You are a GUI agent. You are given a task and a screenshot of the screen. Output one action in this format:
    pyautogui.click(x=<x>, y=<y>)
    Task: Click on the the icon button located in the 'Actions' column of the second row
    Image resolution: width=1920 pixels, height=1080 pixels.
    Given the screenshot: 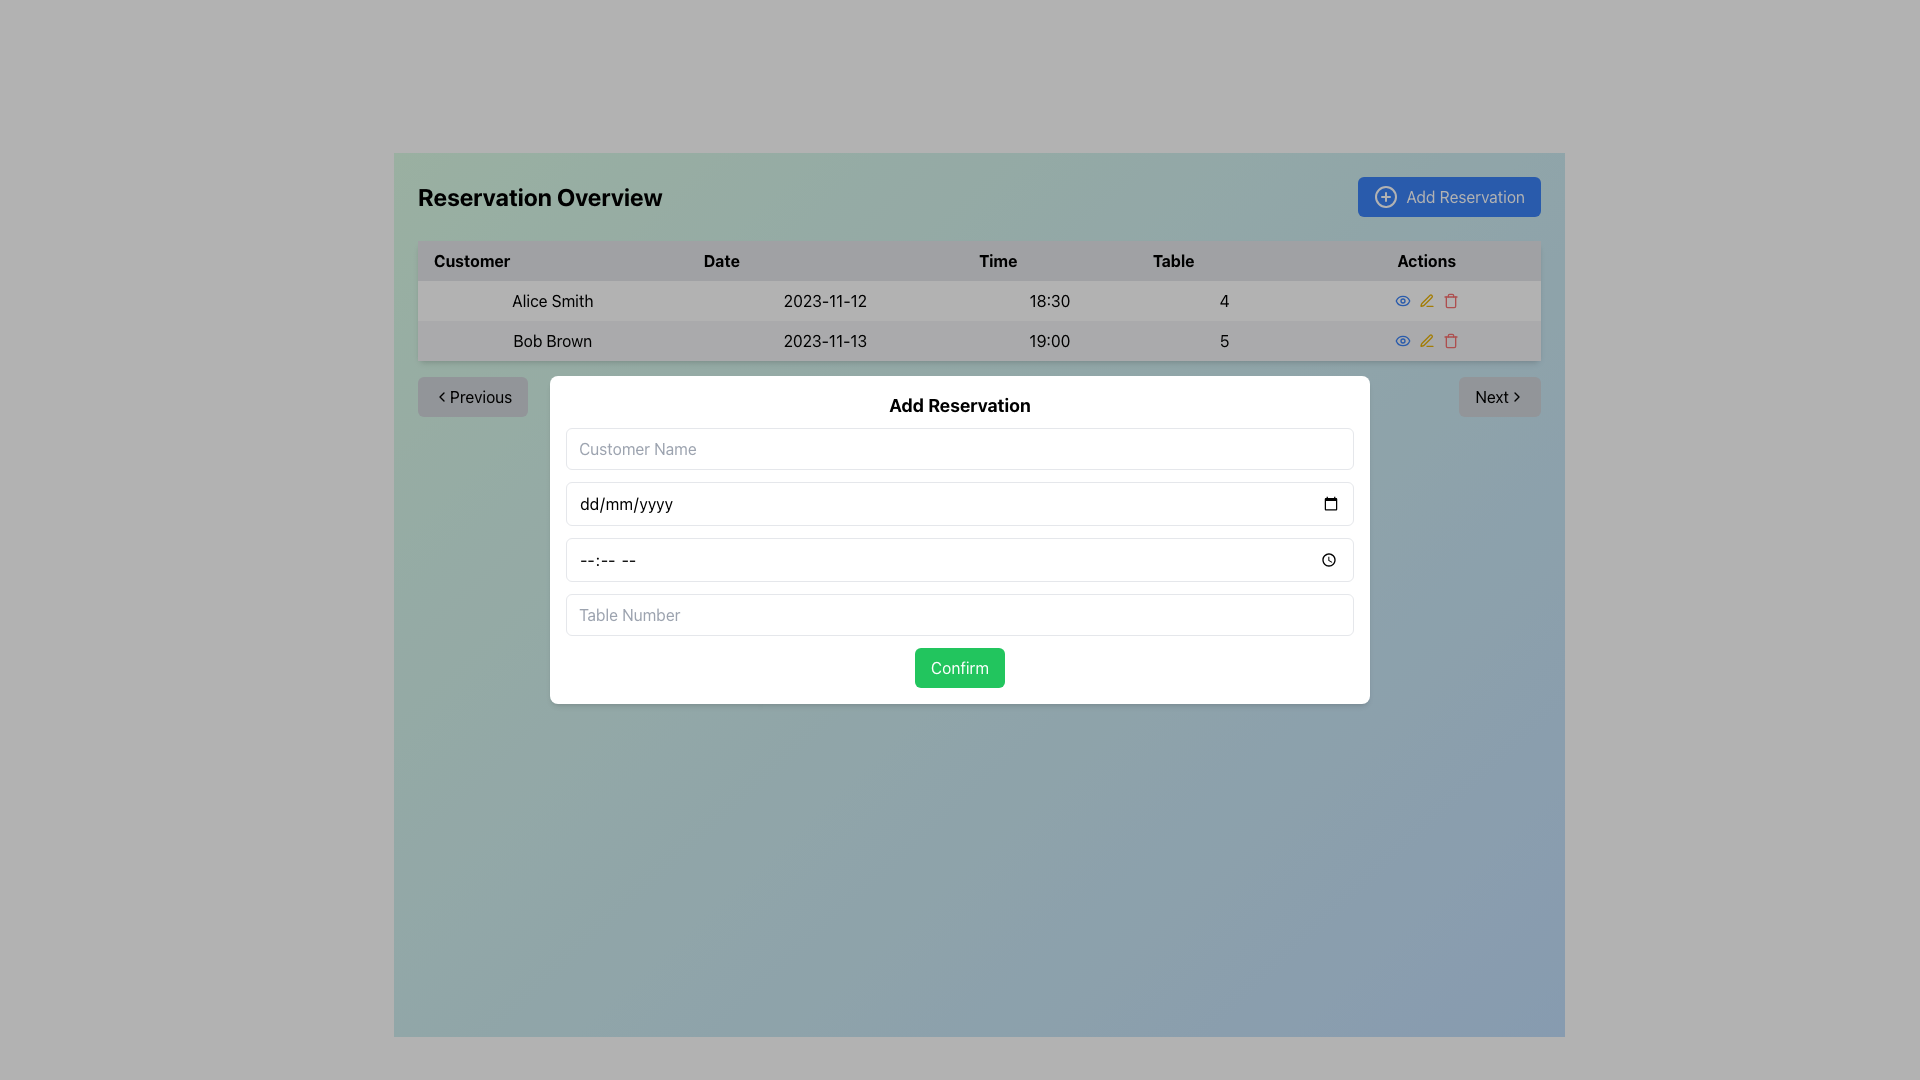 What is the action you would take?
    pyautogui.click(x=1425, y=339)
    